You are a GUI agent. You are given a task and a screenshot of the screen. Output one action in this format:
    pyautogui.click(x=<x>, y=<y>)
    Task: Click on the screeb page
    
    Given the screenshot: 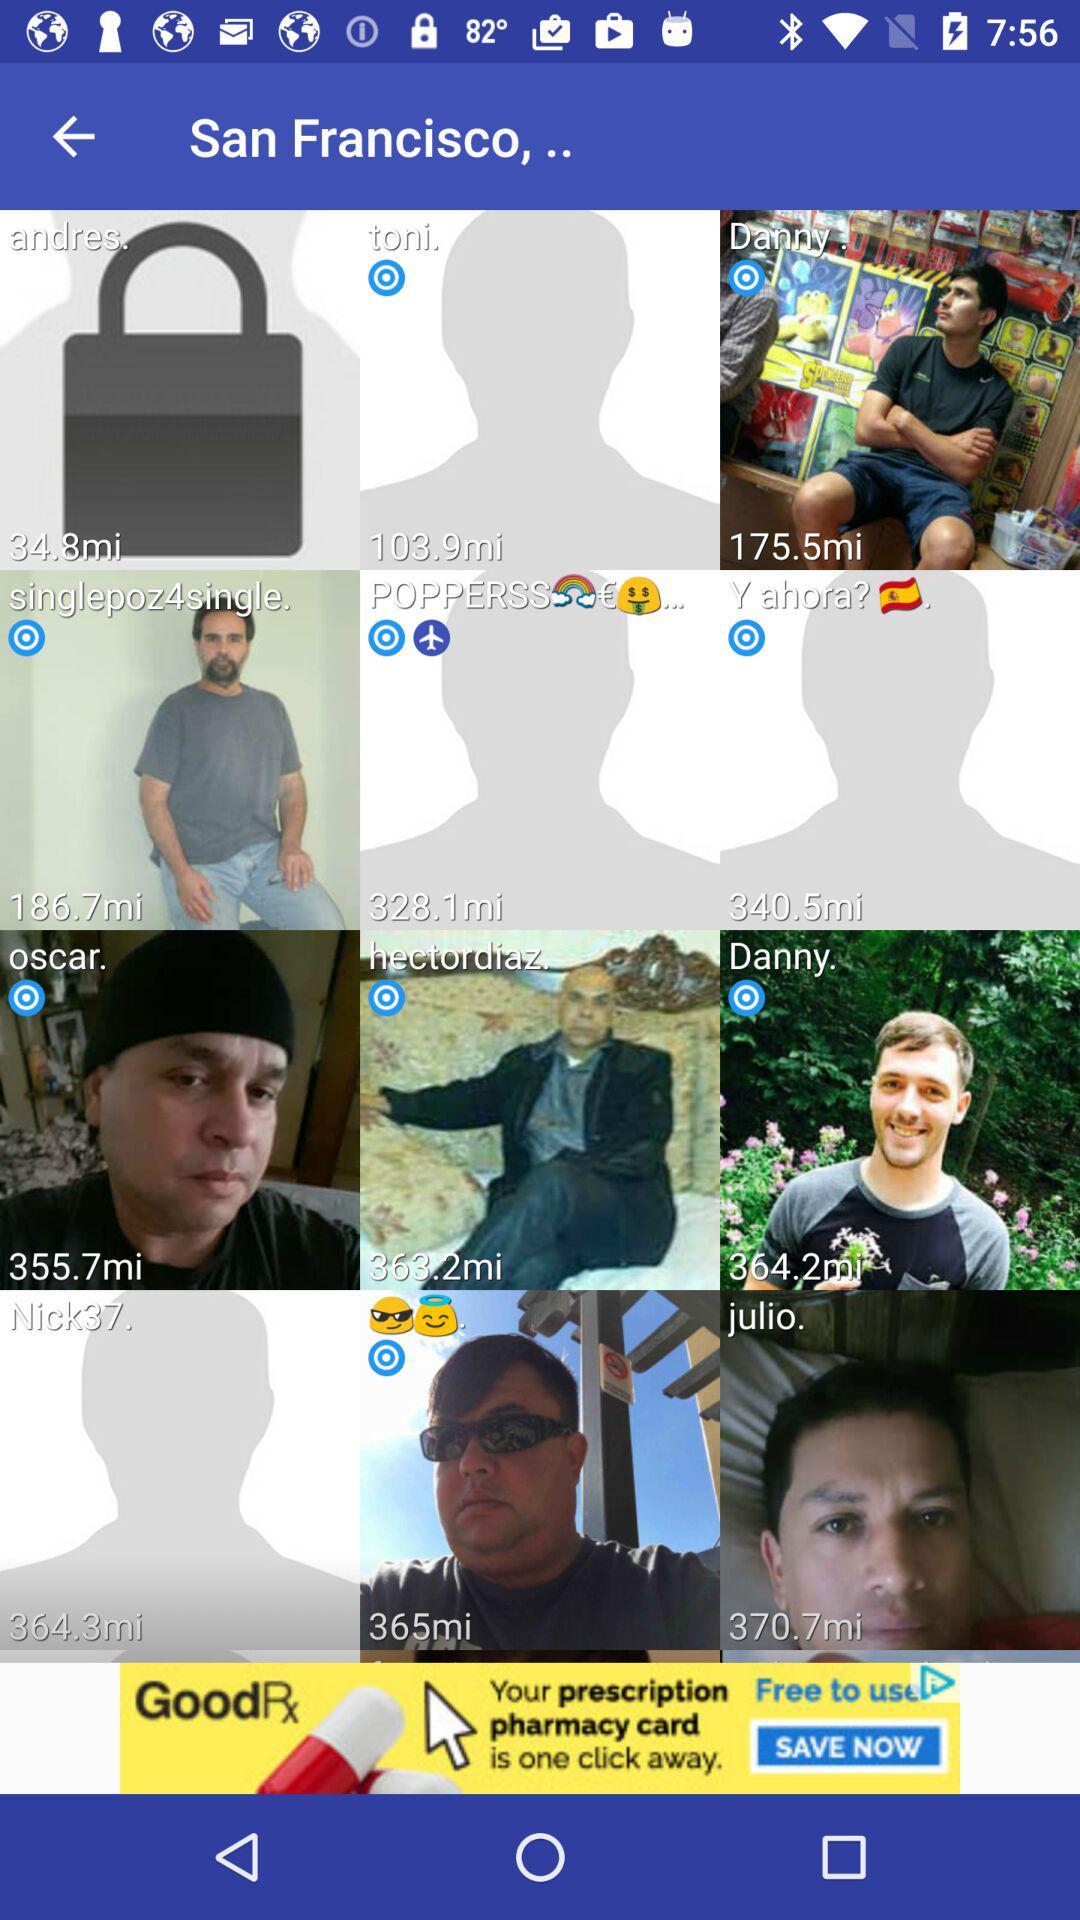 What is the action you would take?
    pyautogui.click(x=540, y=1727)
    